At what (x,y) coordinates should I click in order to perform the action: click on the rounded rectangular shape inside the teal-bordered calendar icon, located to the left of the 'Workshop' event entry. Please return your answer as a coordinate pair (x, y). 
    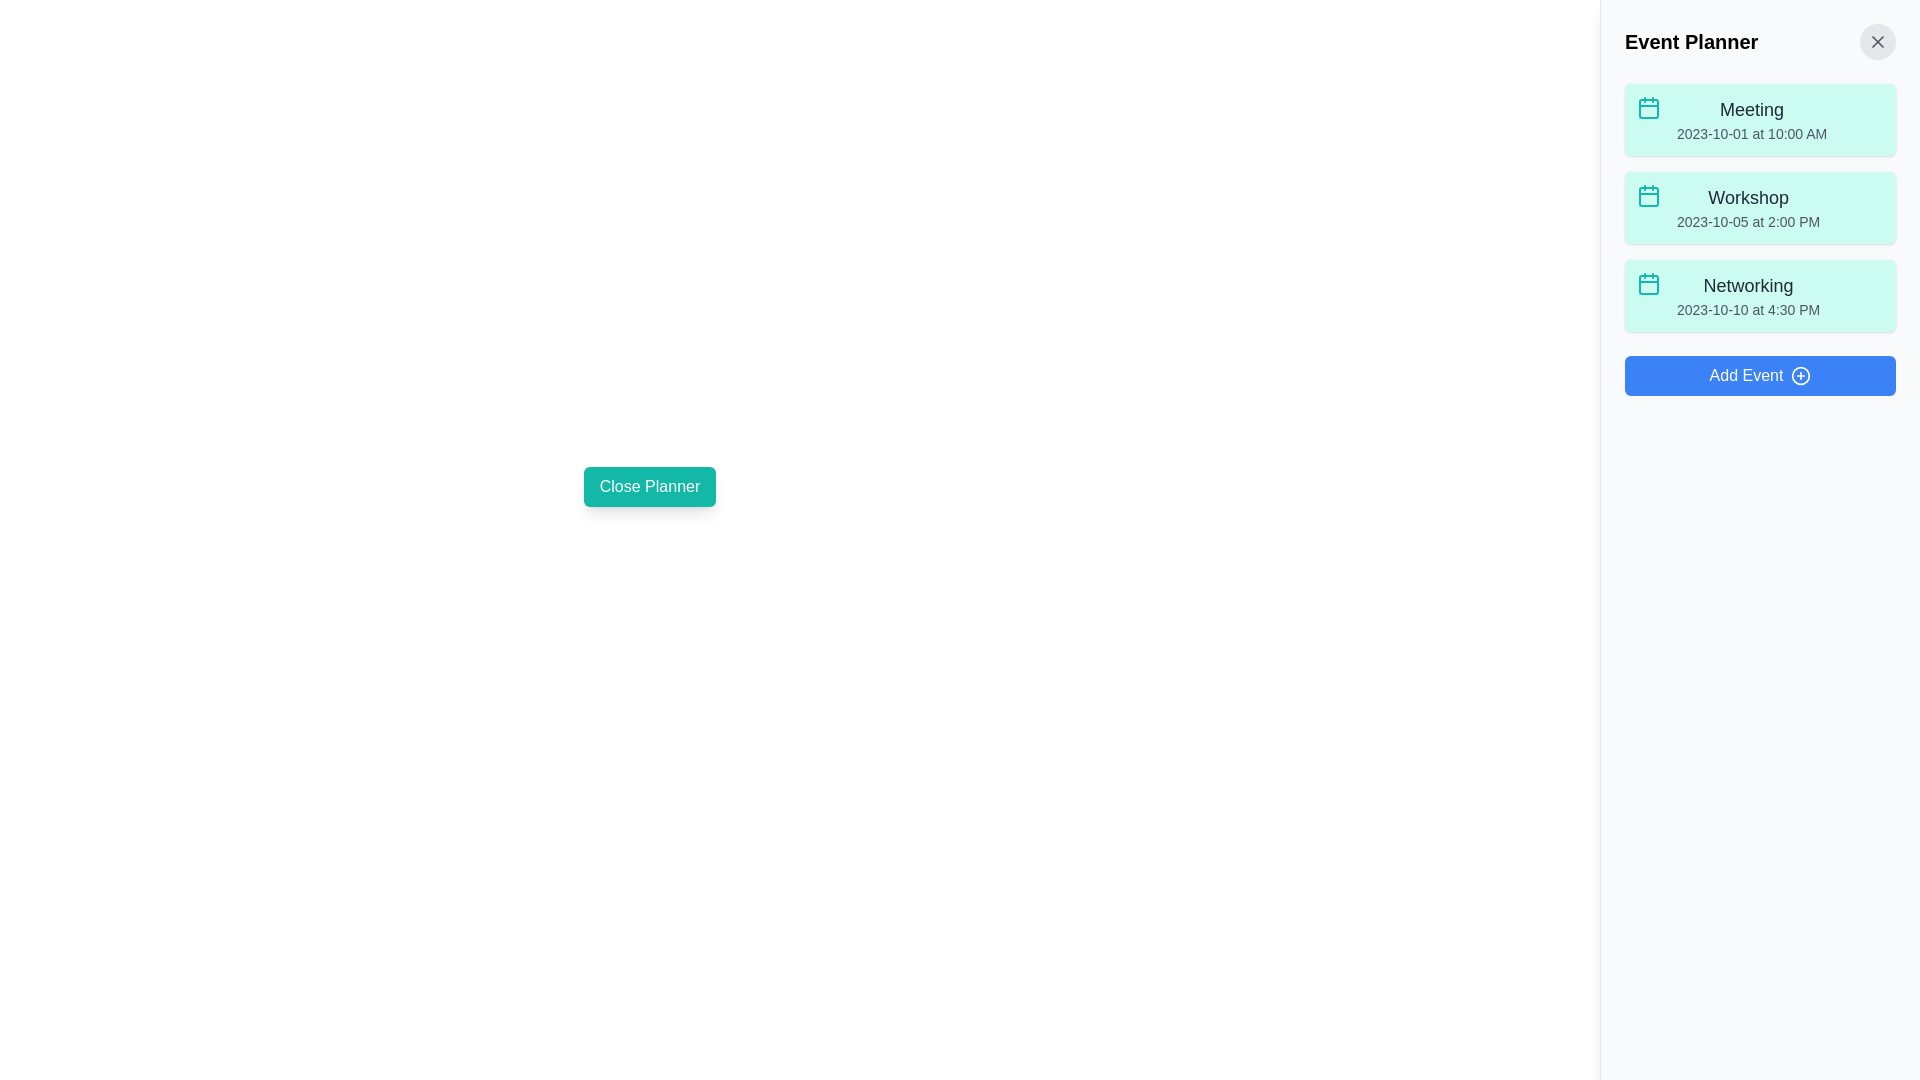
    Looking at the image, I should click on (1649, 196).